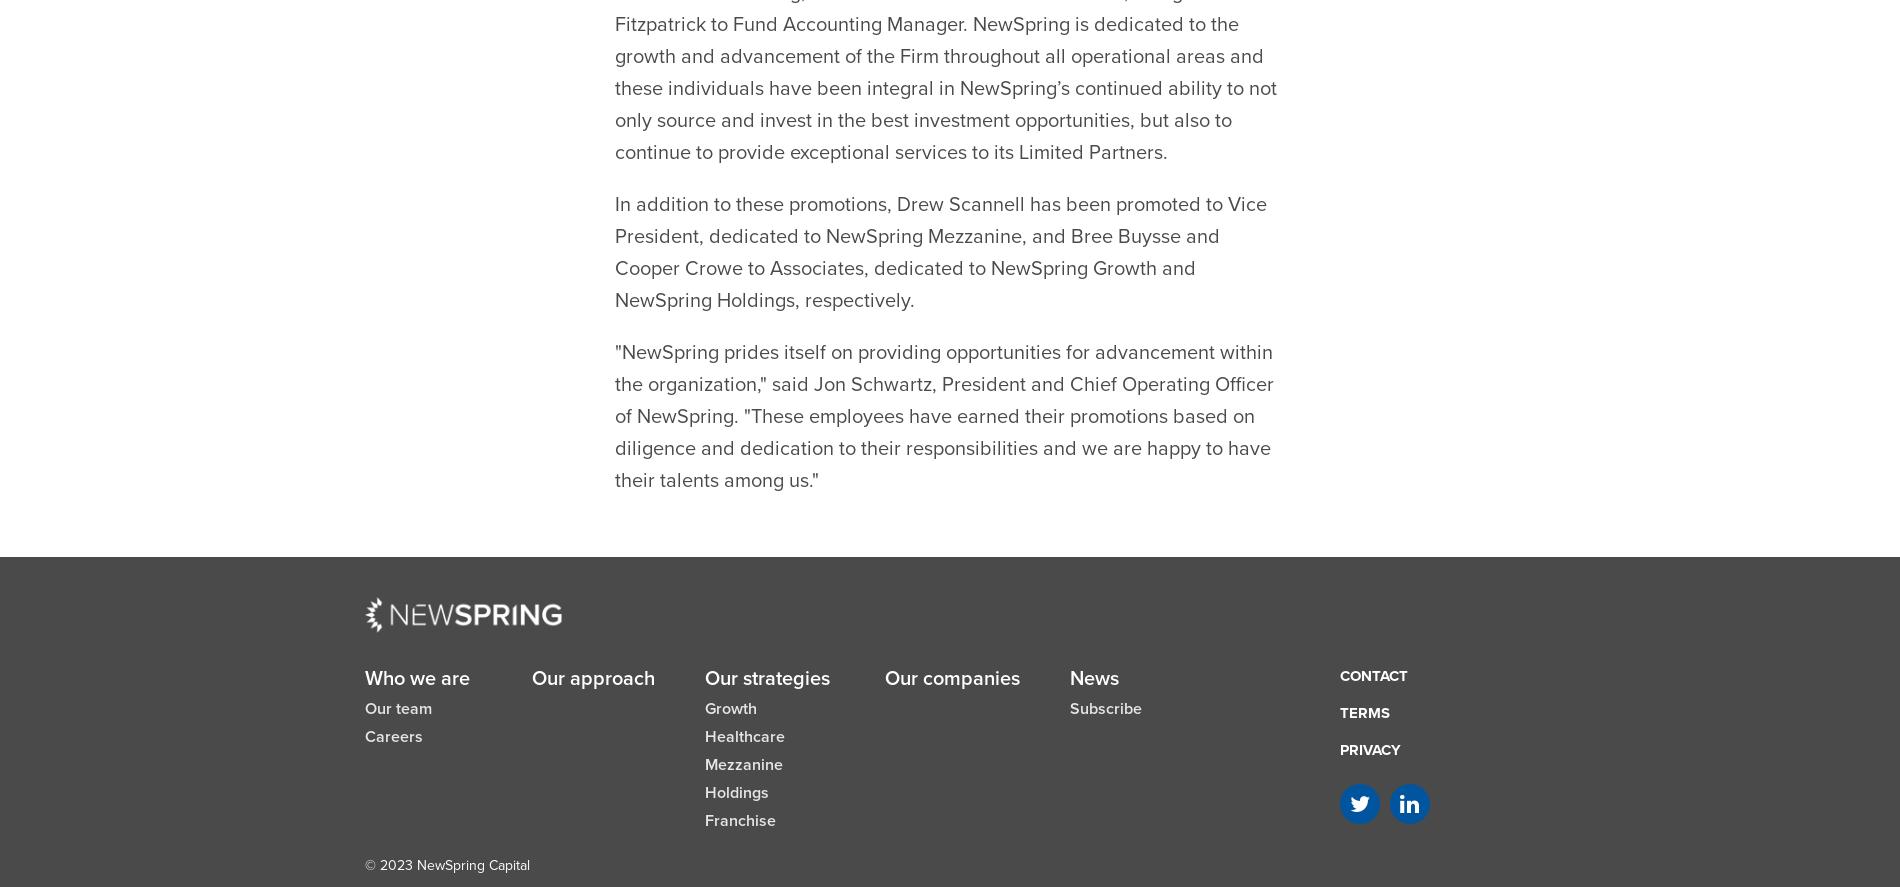 The image size is (1900, 887). What do you see at coordinates (743, 715) in the screenshot?
I see `'Mezzanine'` at bounding box center [743, 715].